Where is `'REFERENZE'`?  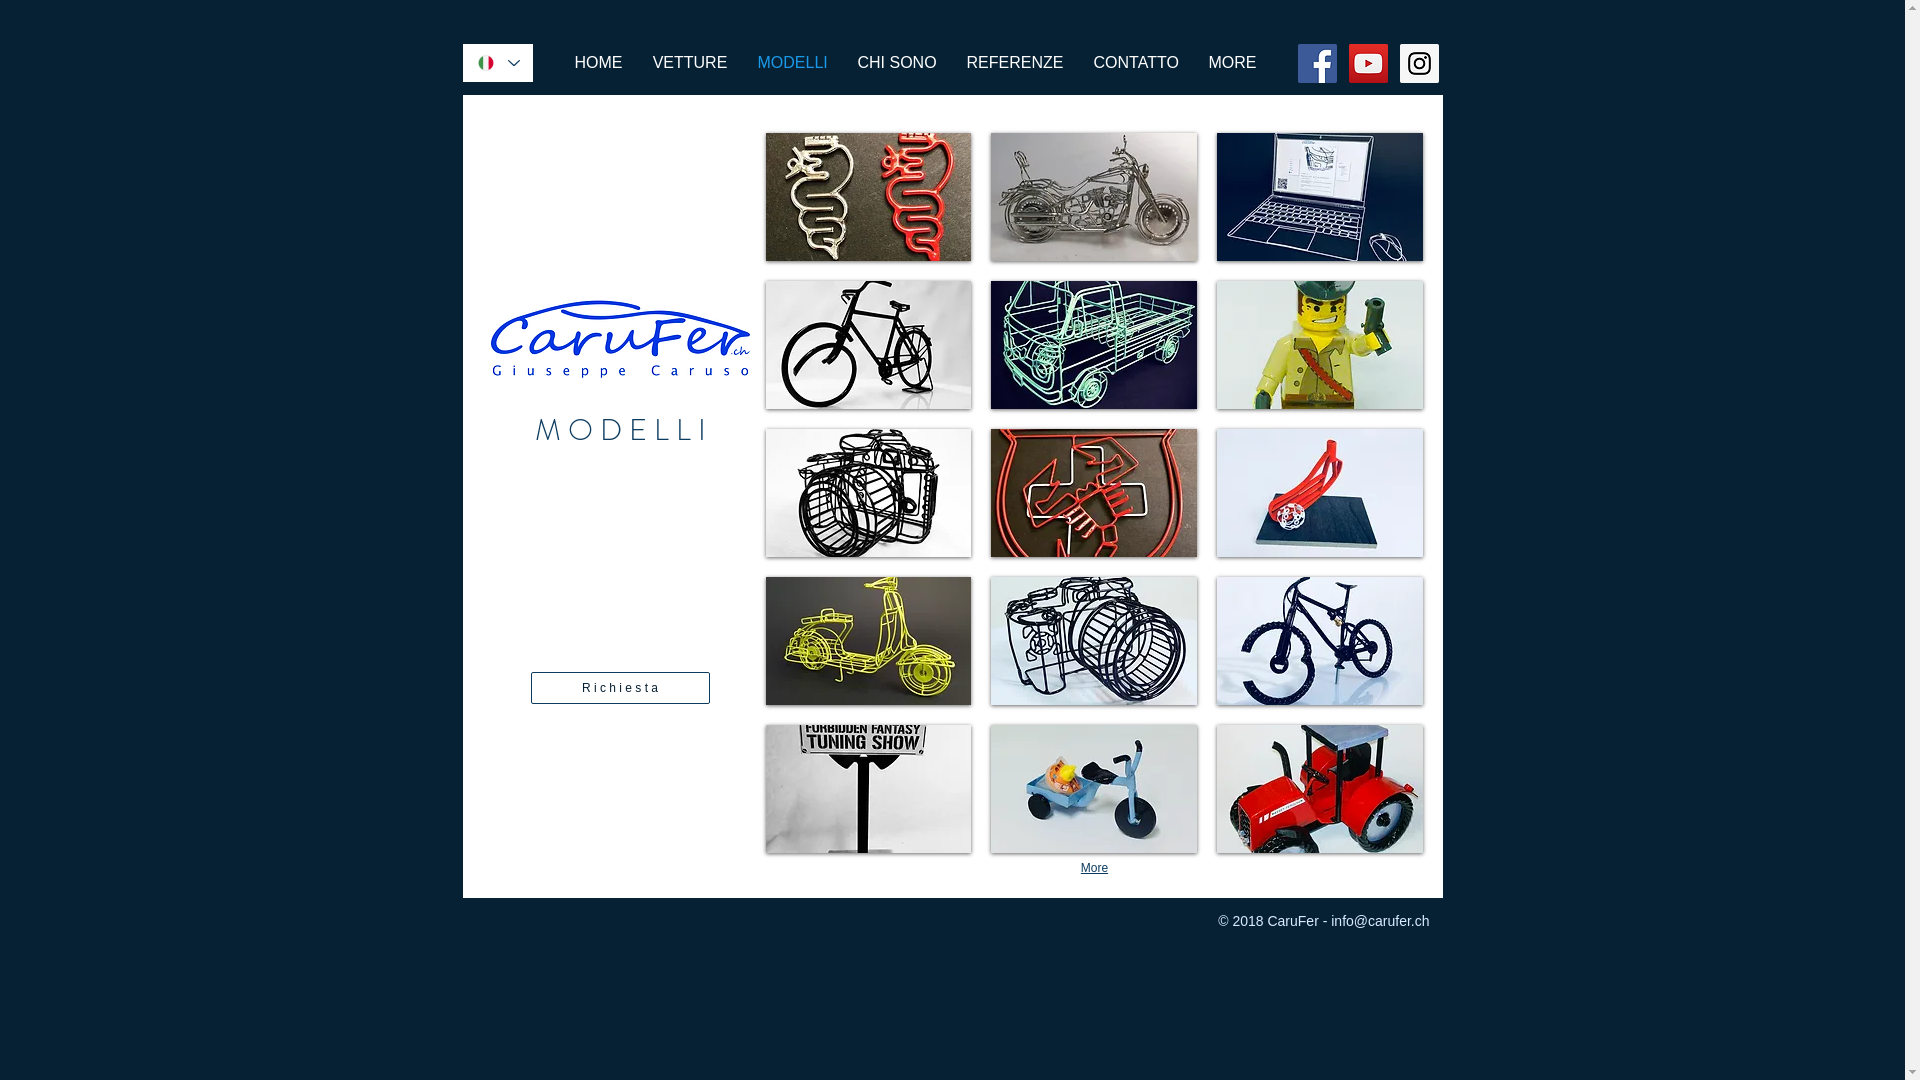 'REFERENZE' is located at coordinates (1015, 61).